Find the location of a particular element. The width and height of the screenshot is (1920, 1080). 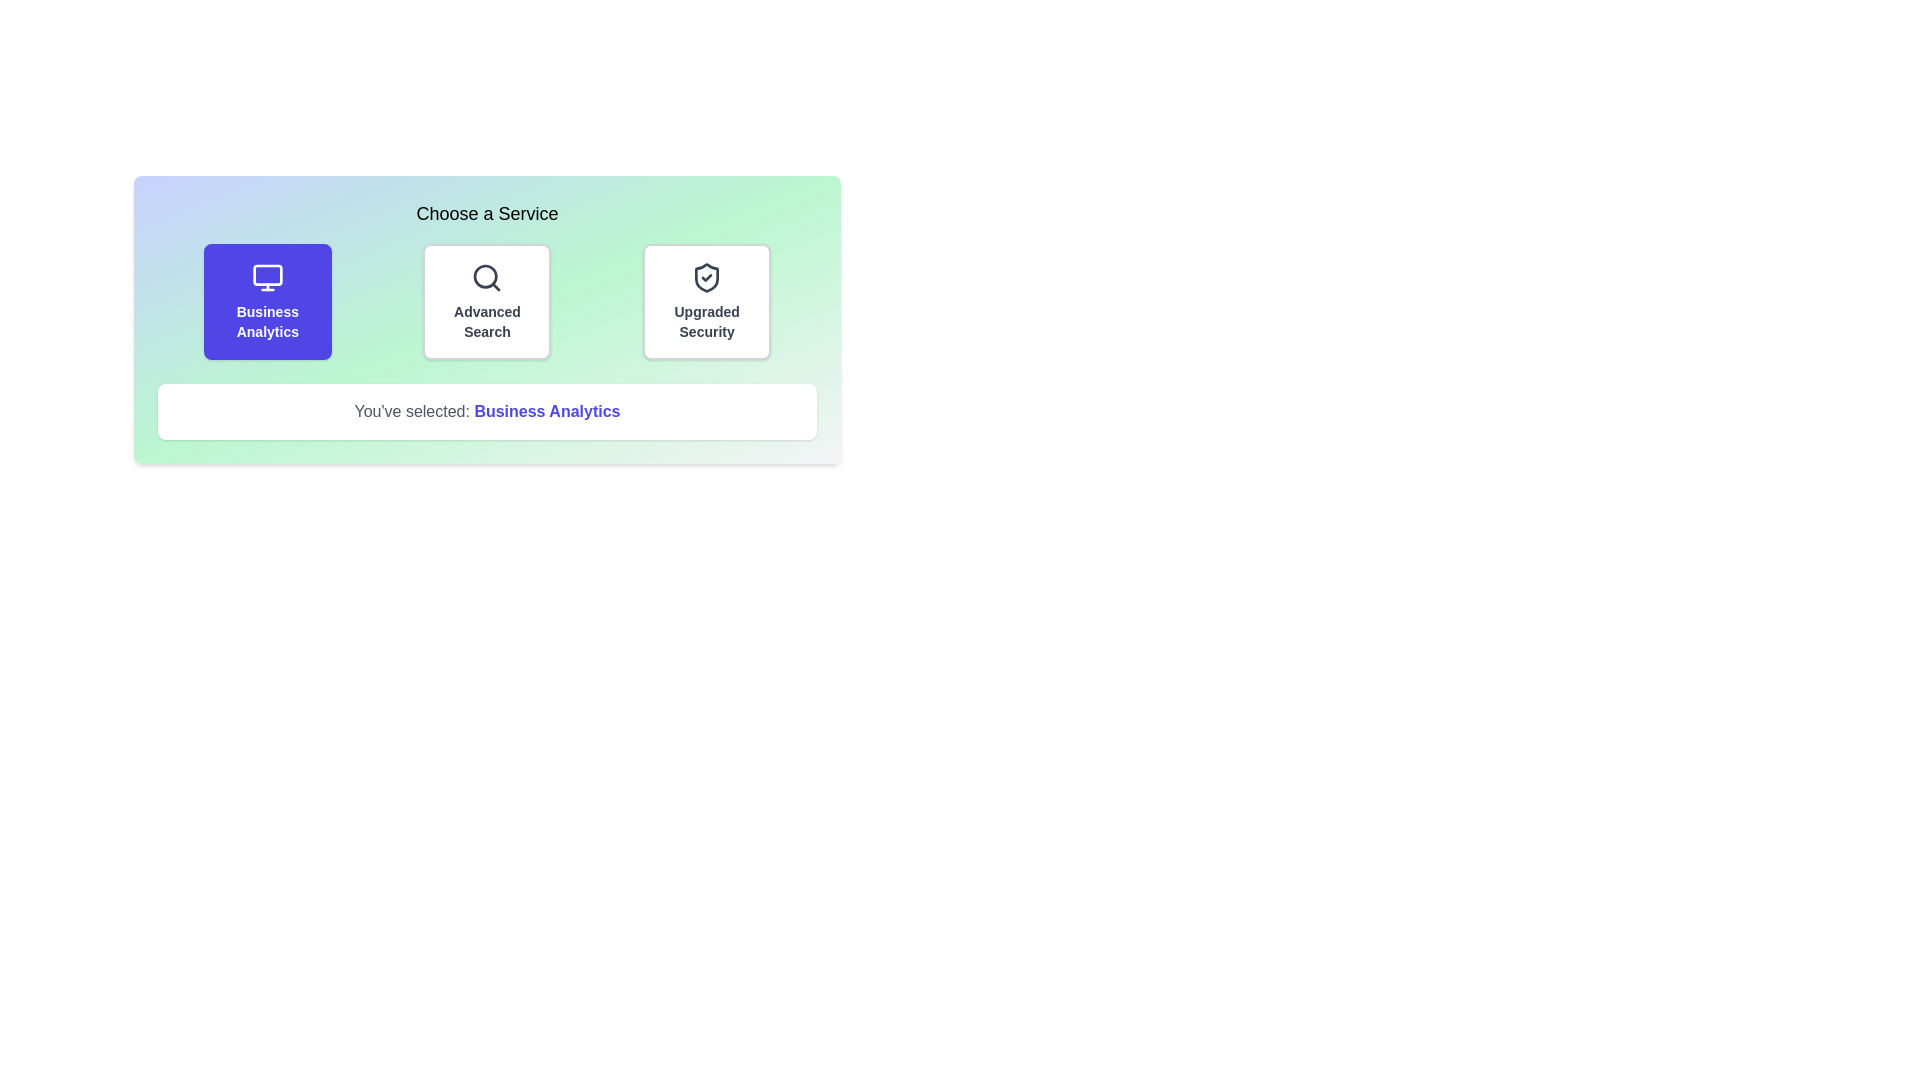

the service button corresponding to Business Analytics is located at coordinates (266, 301).